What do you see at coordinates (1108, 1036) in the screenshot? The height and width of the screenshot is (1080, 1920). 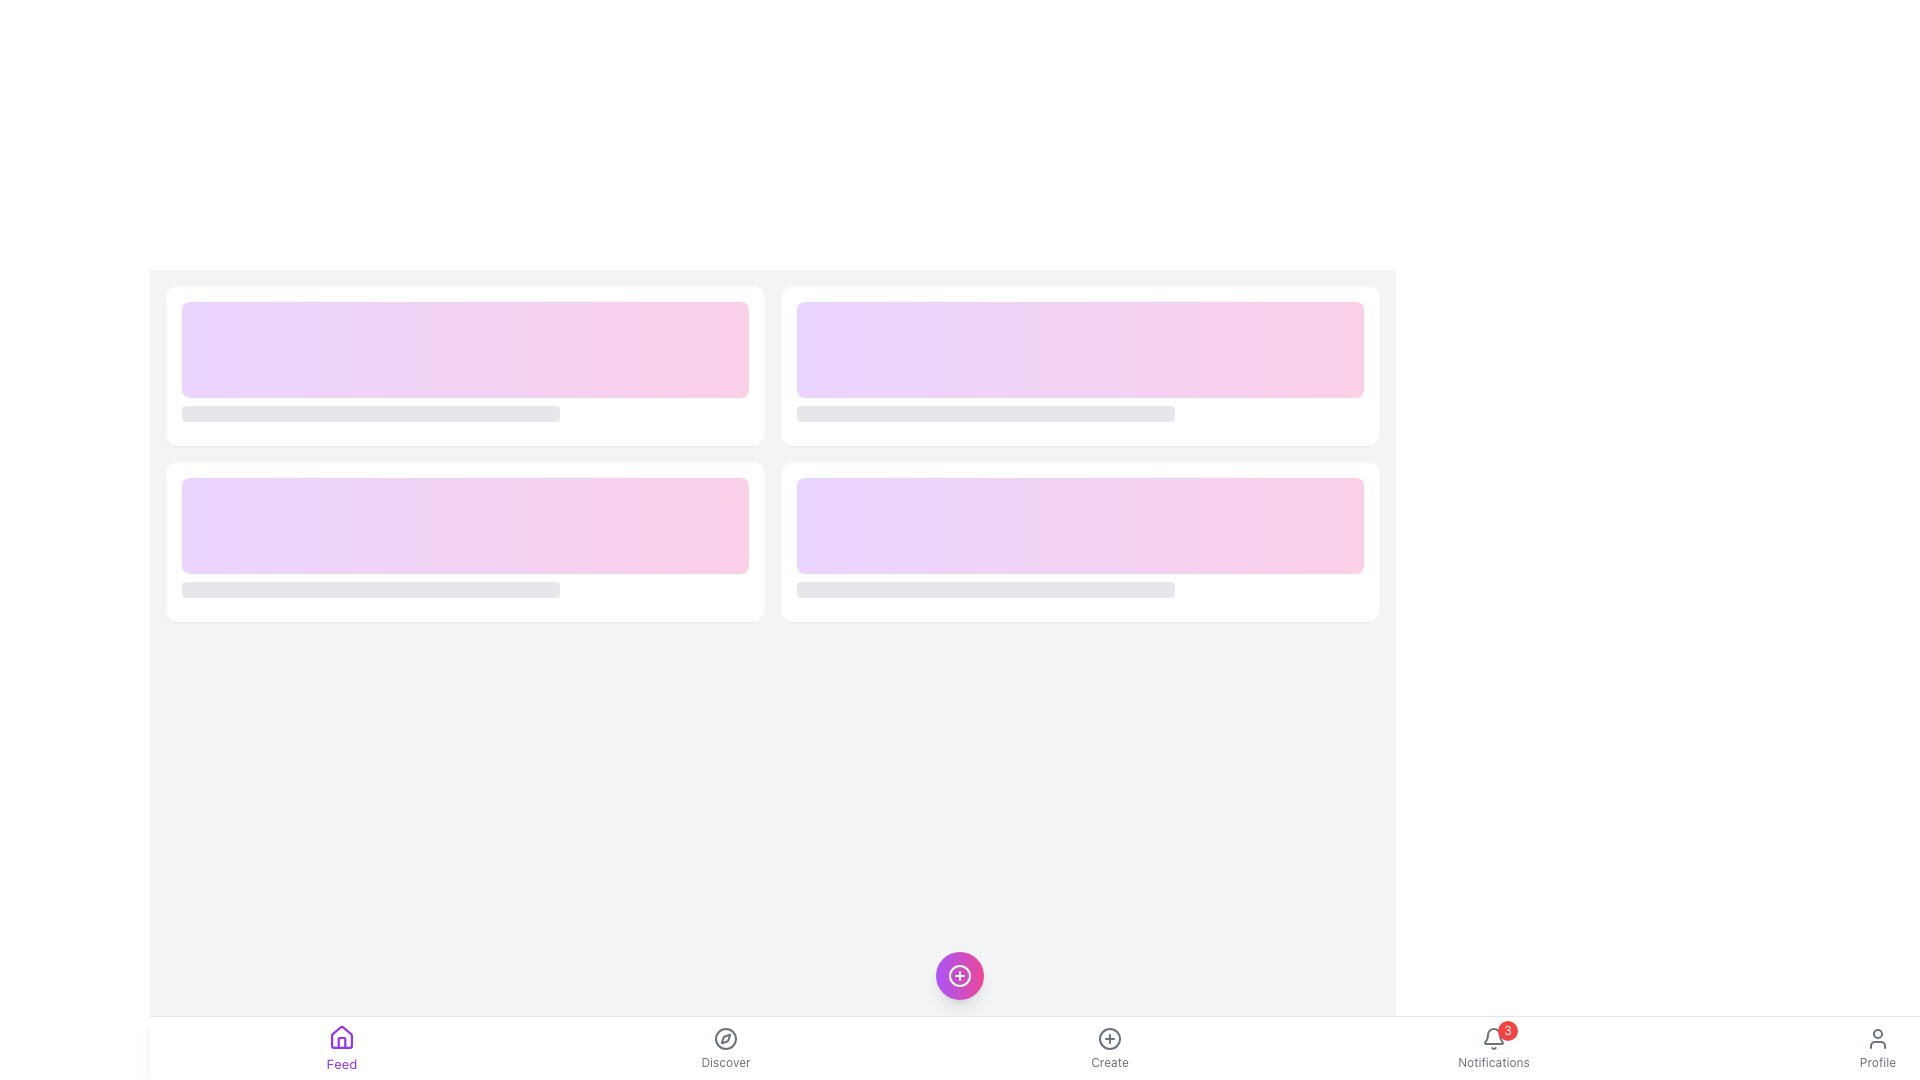 I see `the central graphical circle of the creation button located at the bottom part of the interface` at bounding box center [1108, 1036].